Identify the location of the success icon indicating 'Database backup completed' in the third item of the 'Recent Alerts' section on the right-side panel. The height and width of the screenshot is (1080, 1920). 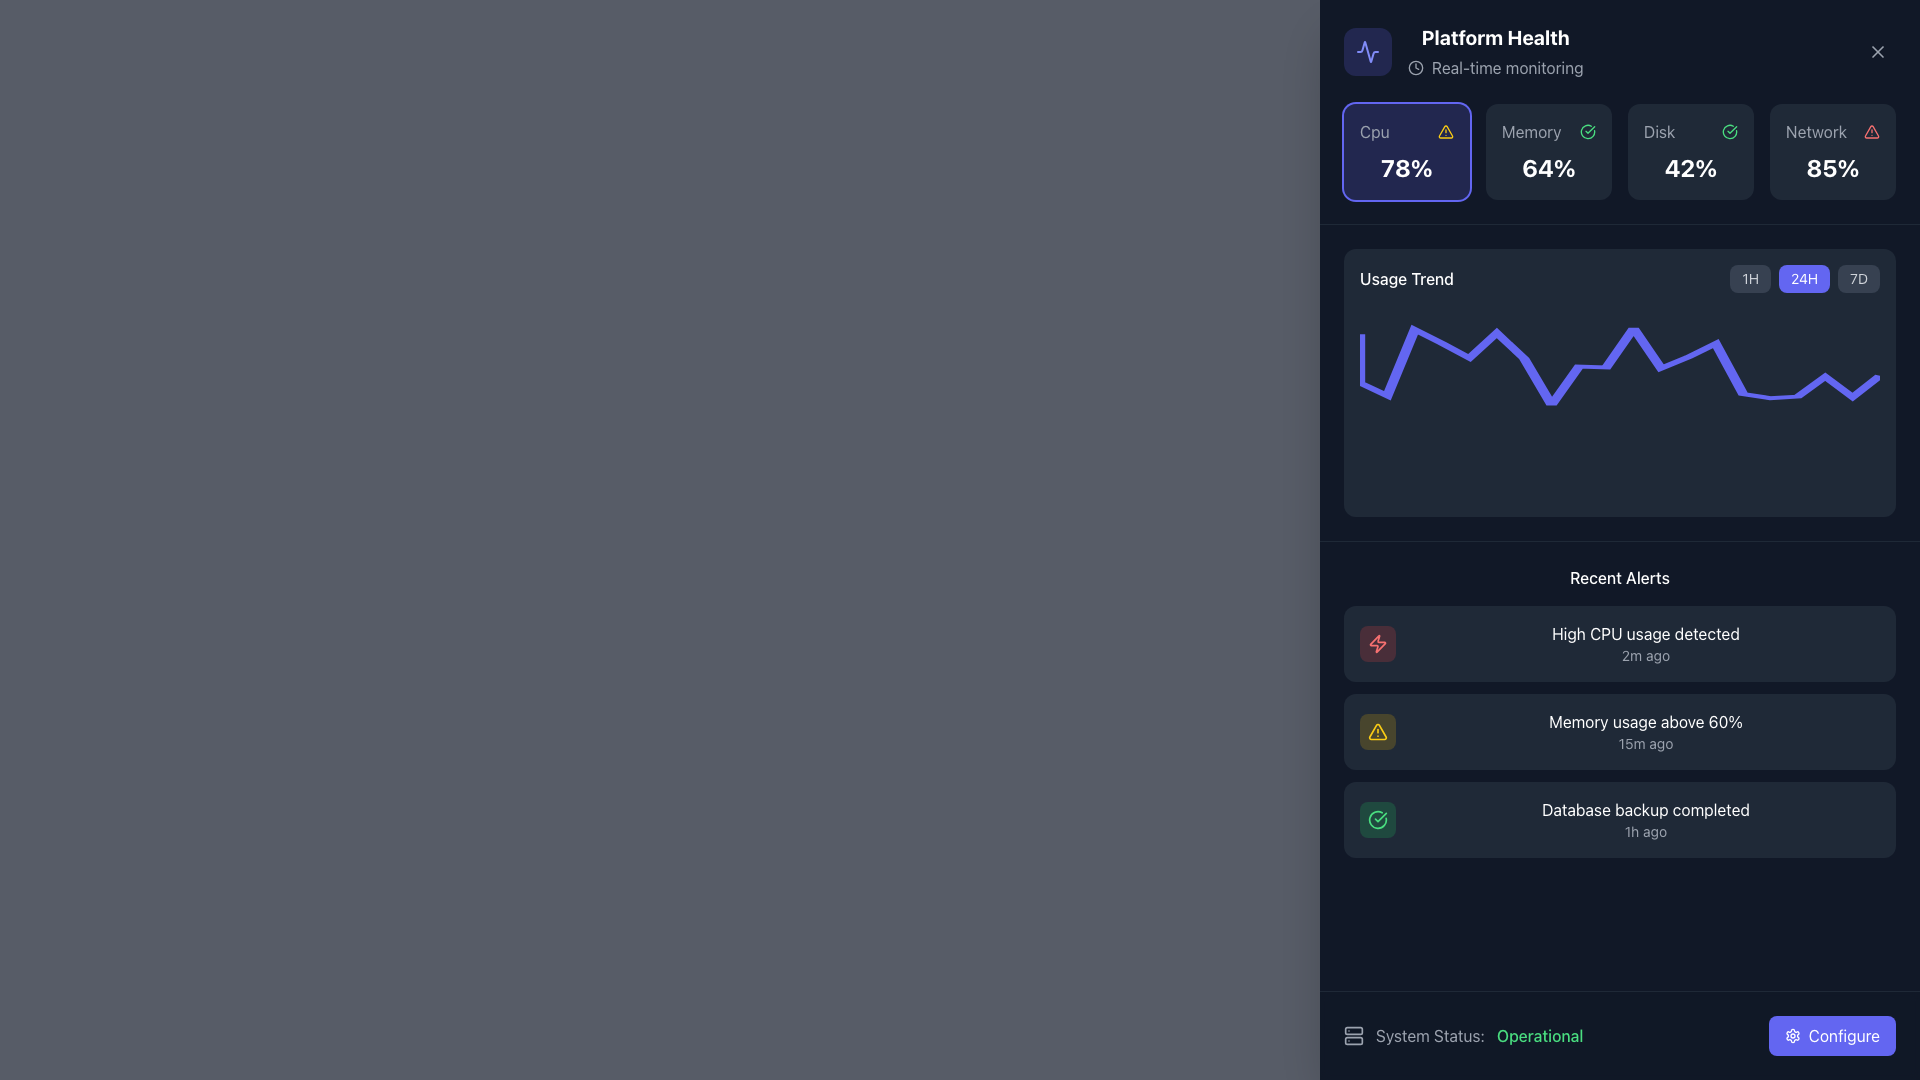
(1376, 820).